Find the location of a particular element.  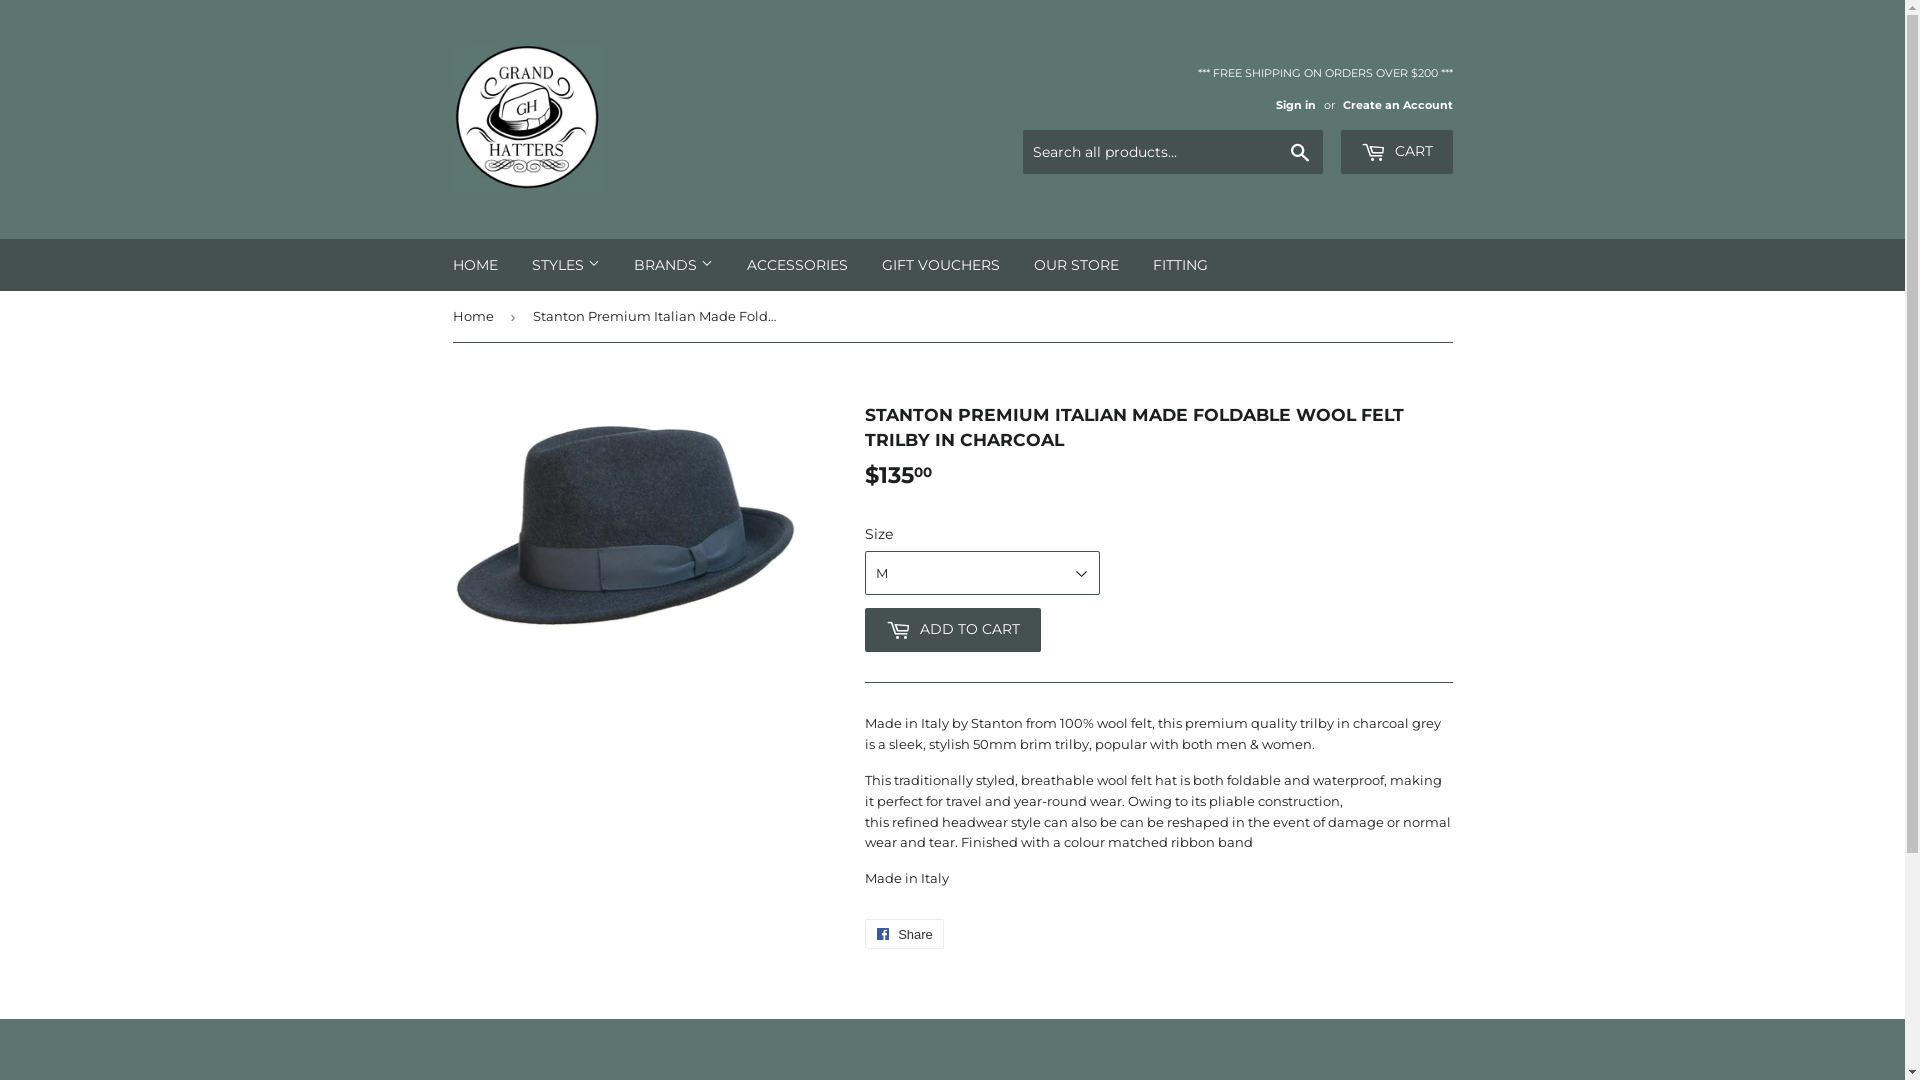

'STYLES' is located at coordinates (564, 264).